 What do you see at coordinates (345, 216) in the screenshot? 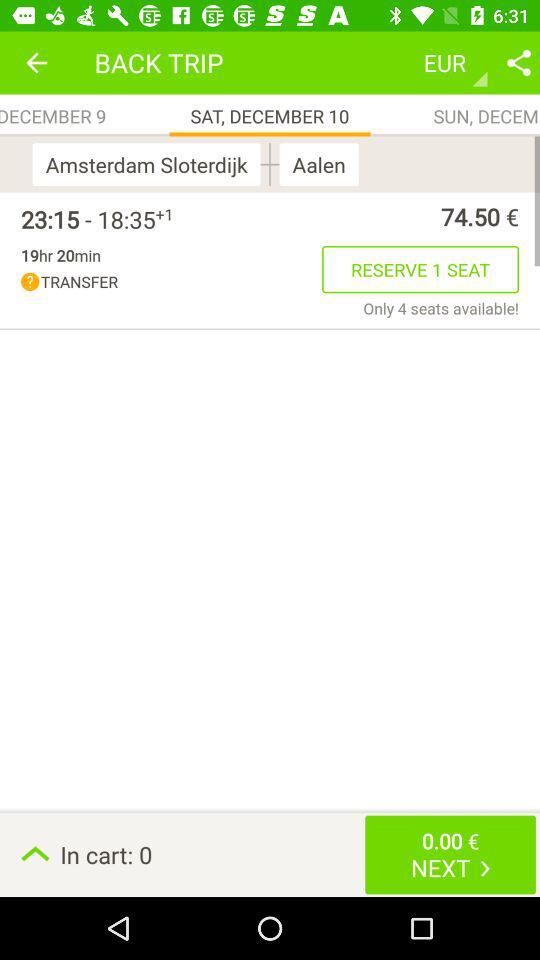
I see `the item above reserve 1 seat icon` at bounding box center [345, 216].